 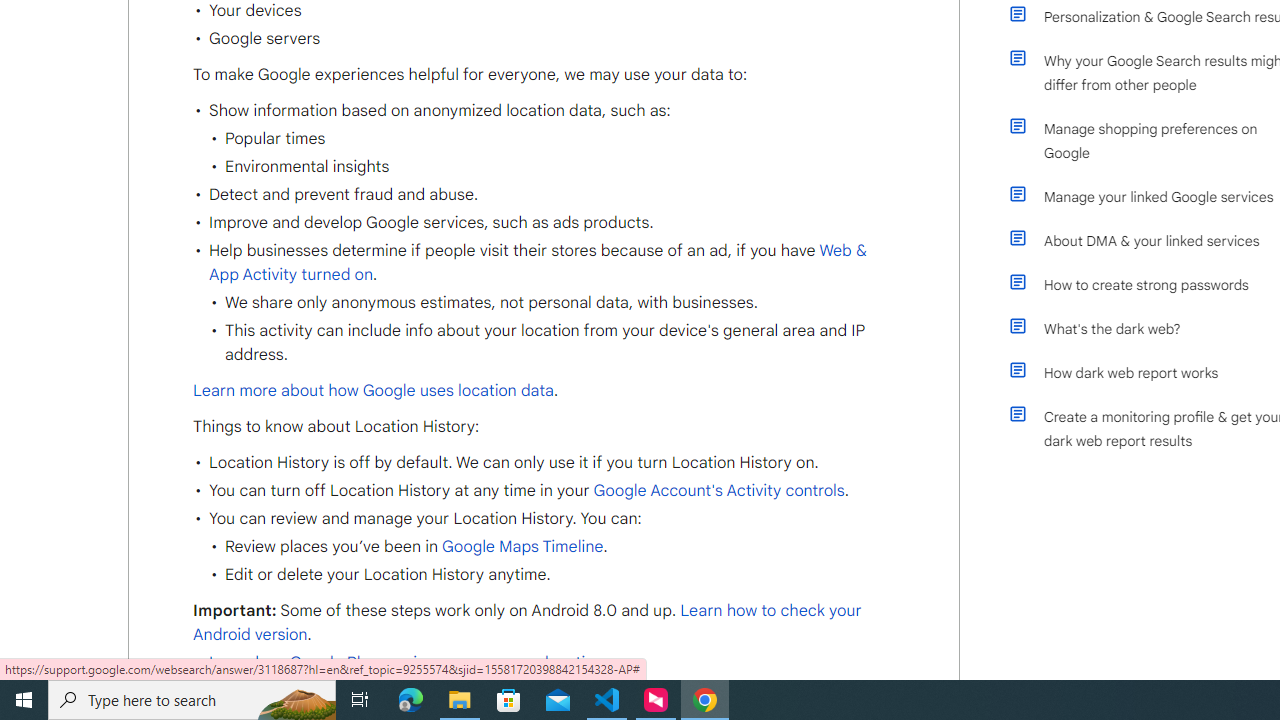 What do you see at coordinates (373, 390) in the screenshot?
I see `'Learn more about how Google uses location data'` at bounding box center [373, 390].